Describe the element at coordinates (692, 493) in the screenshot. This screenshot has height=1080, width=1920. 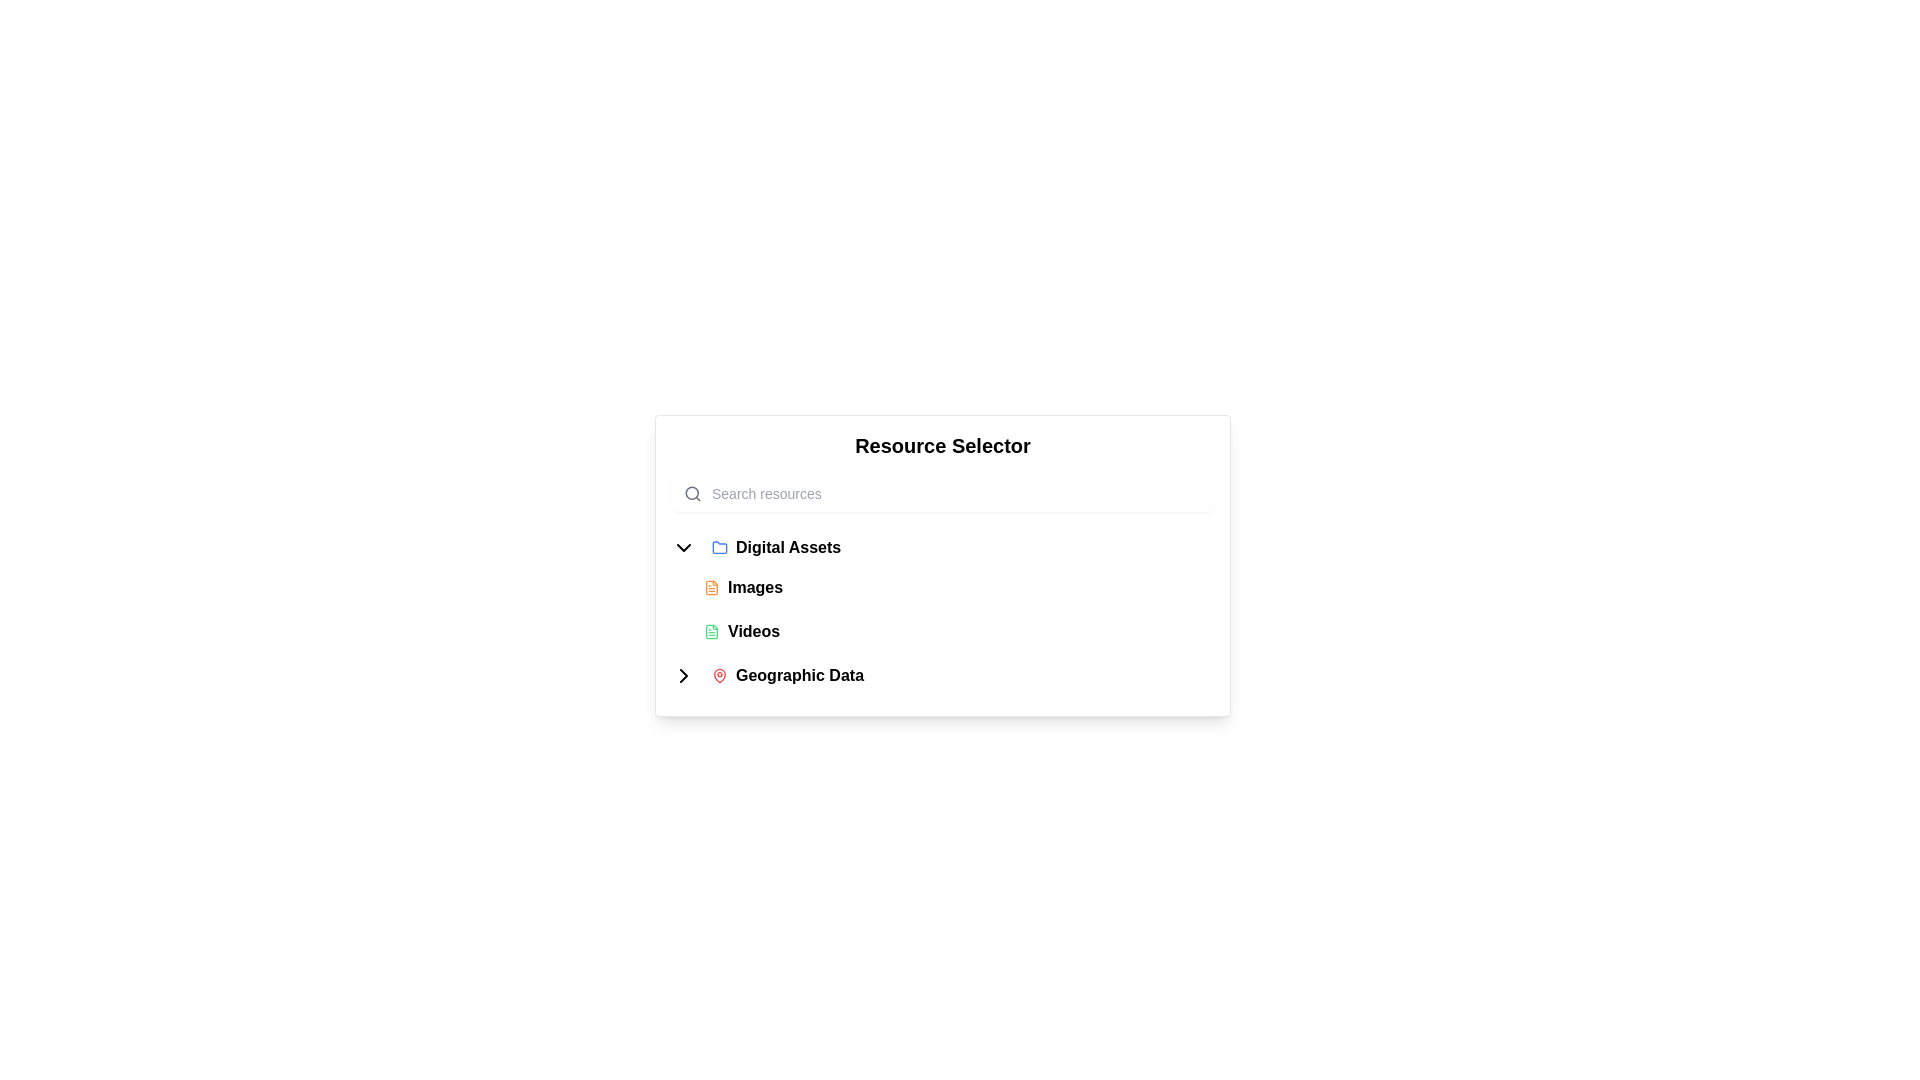
I see `the search icon located in the upper left corner of the 'Resource Selector' header section` at that location.